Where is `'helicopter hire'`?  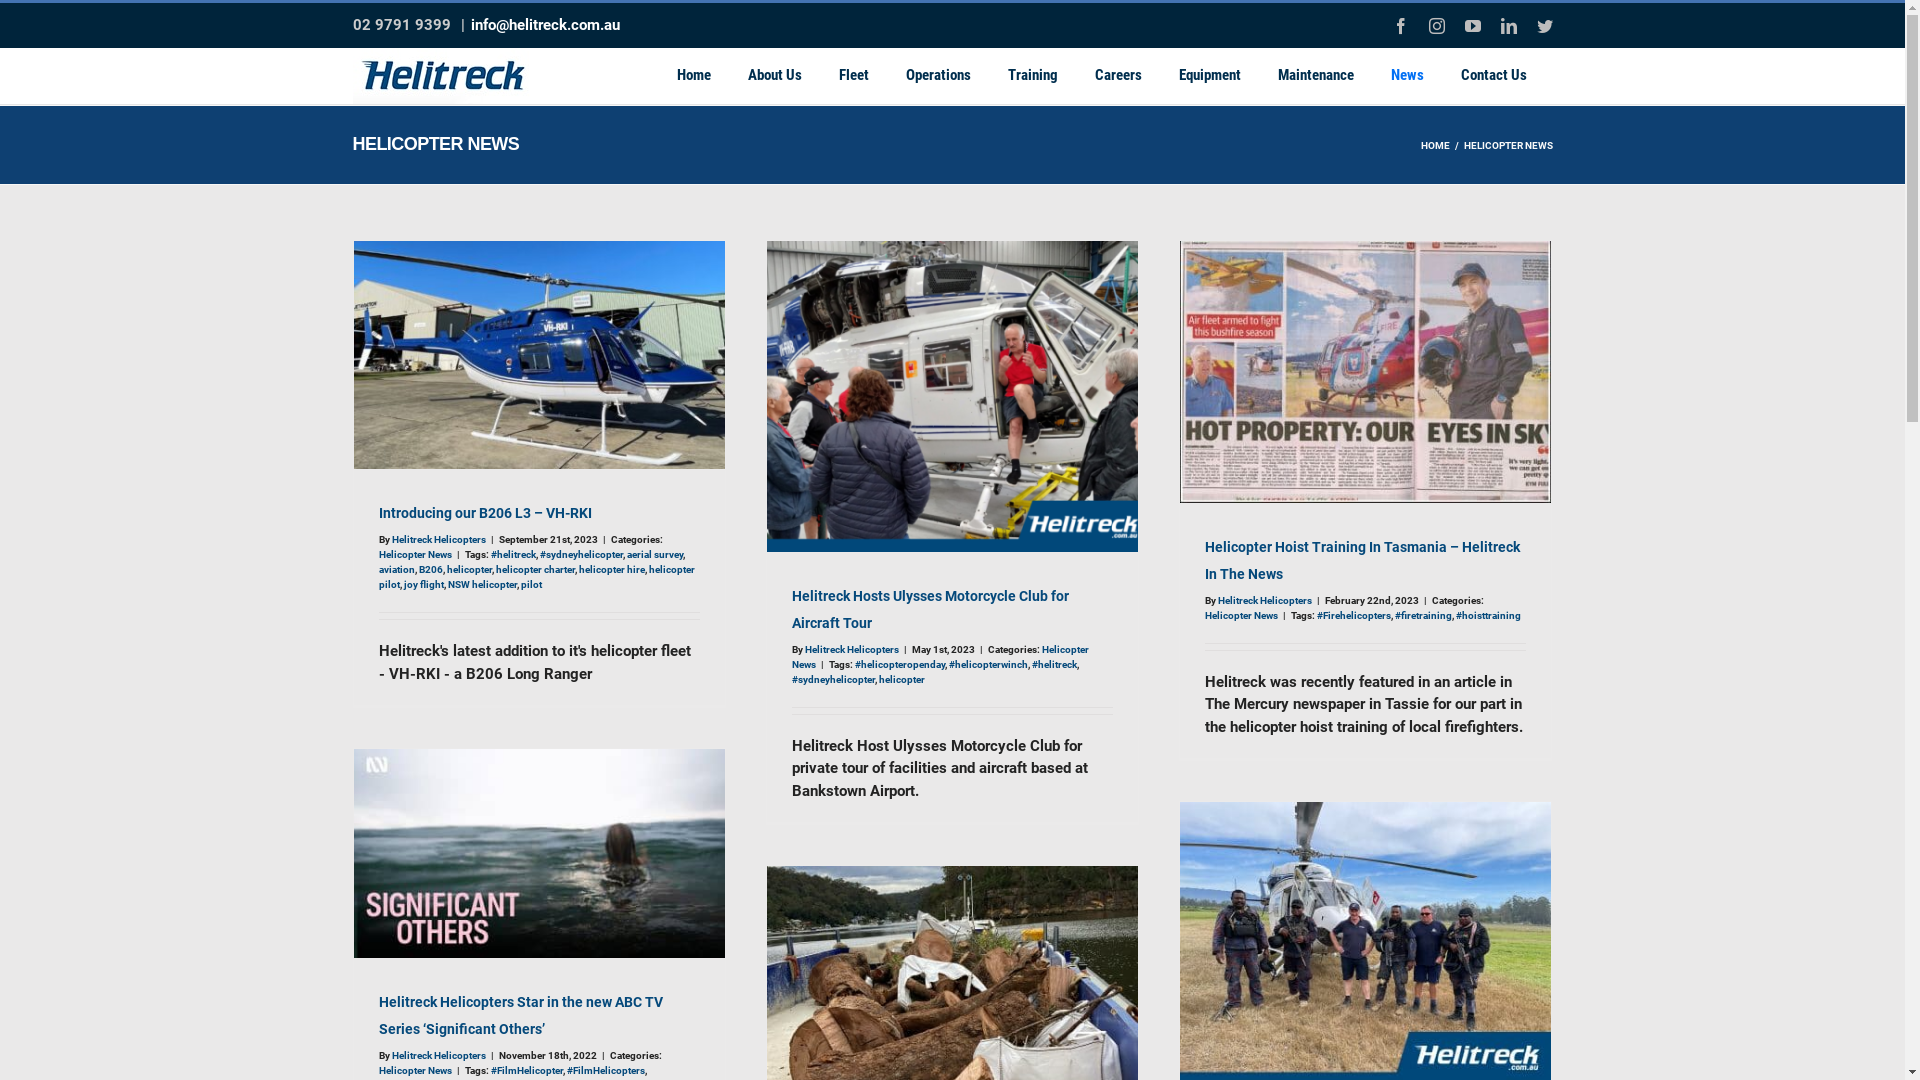
'helicopter hire' is located at coordinates (609, 569).